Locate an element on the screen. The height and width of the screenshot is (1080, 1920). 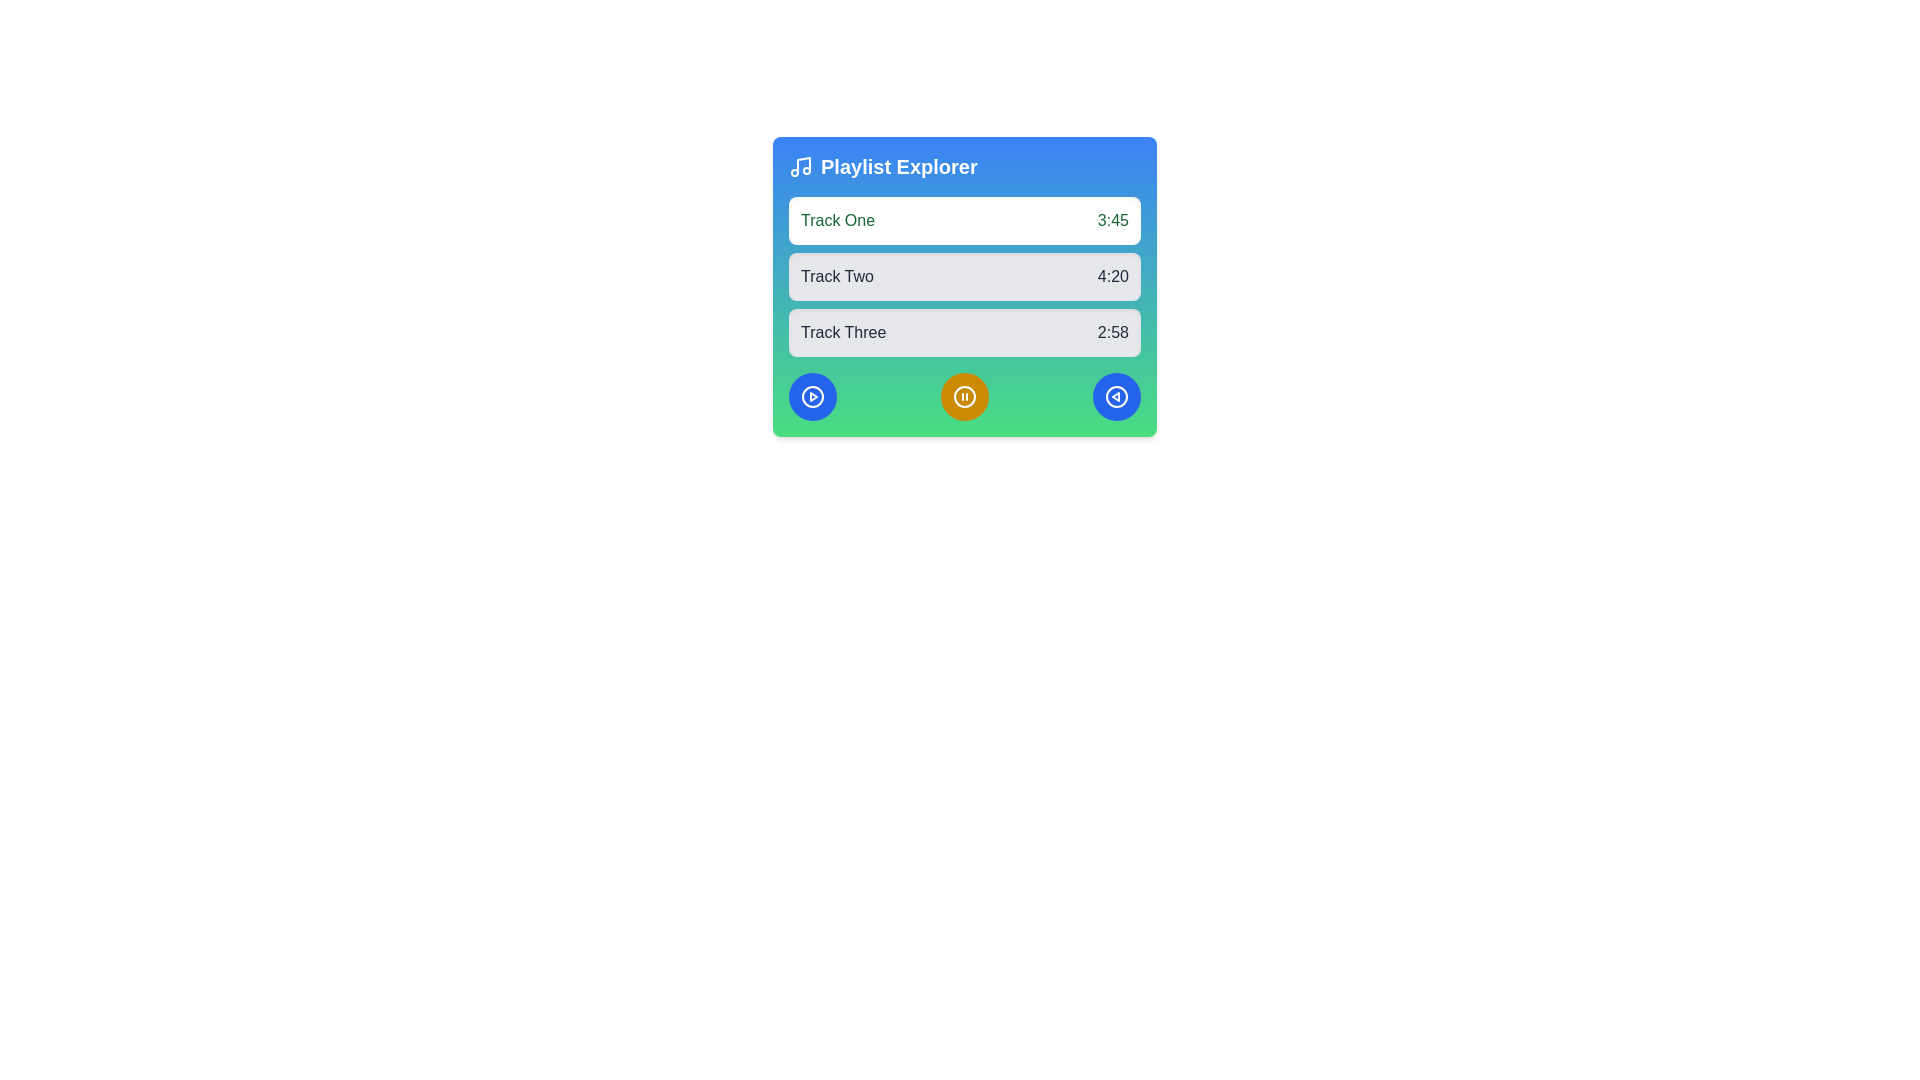
the primary circular outline of the central icon located in the bottom row of three icons, positioned at the center with another icon on either side is located at coordinates (964, 397).